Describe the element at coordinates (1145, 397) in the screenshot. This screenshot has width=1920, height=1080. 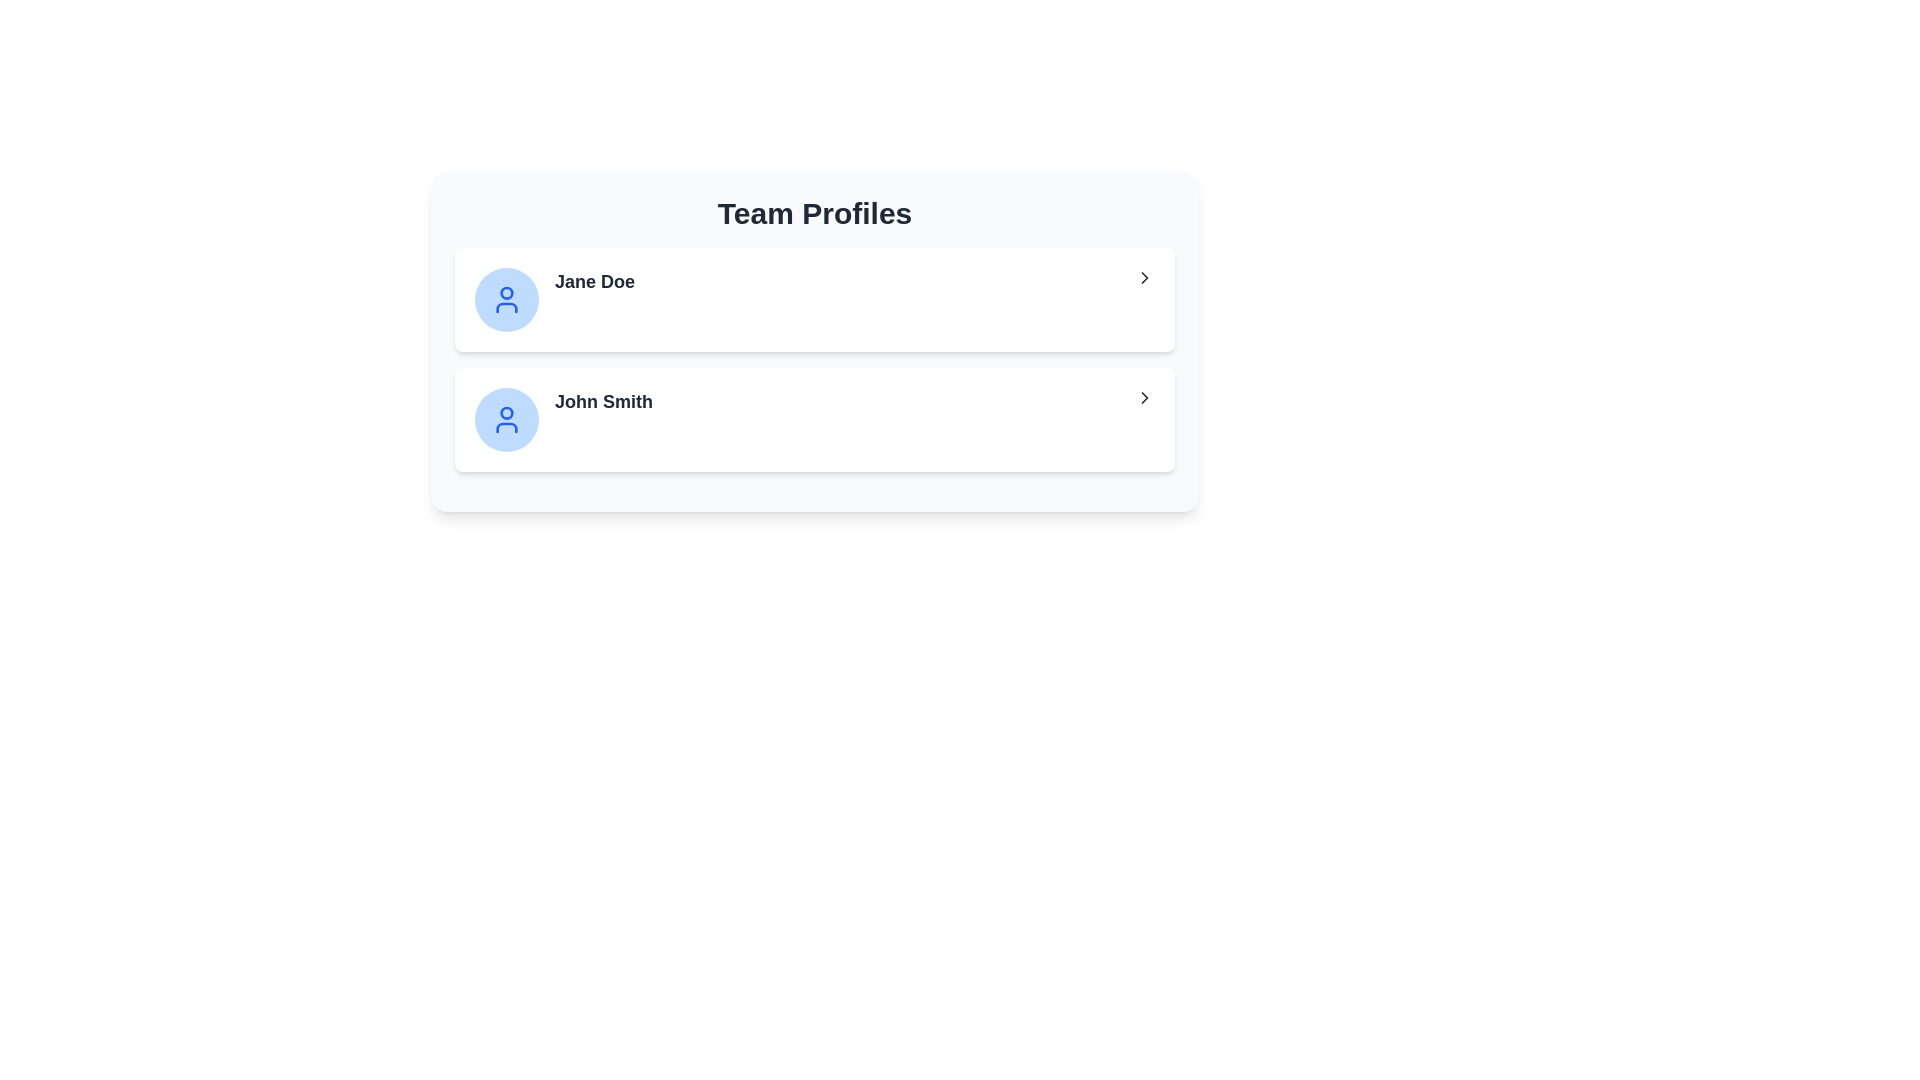
I see `the right-pointing chevron icon associated with 'John Smith' in the 'Team Profiles' section` at that location.